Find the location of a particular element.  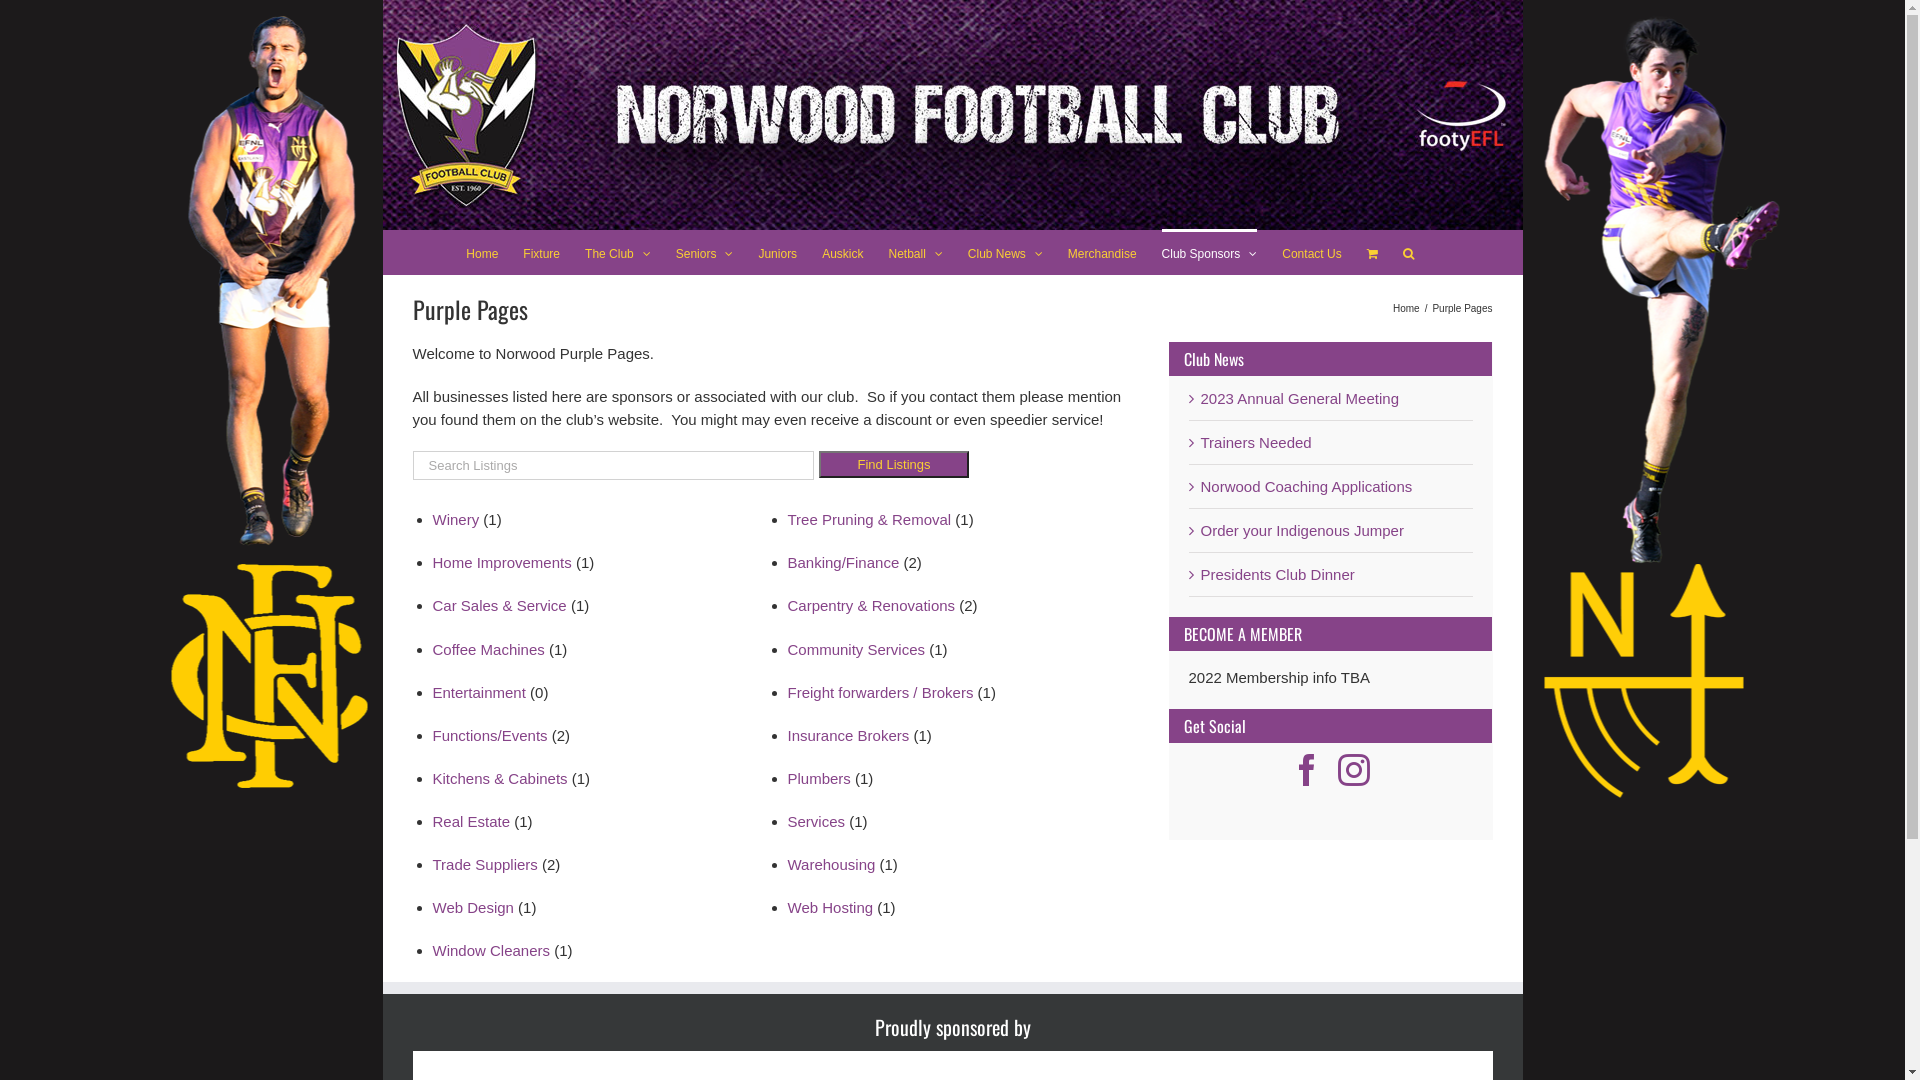

'Freight forwarders / Brokers' is located at coordinates (786, 691).